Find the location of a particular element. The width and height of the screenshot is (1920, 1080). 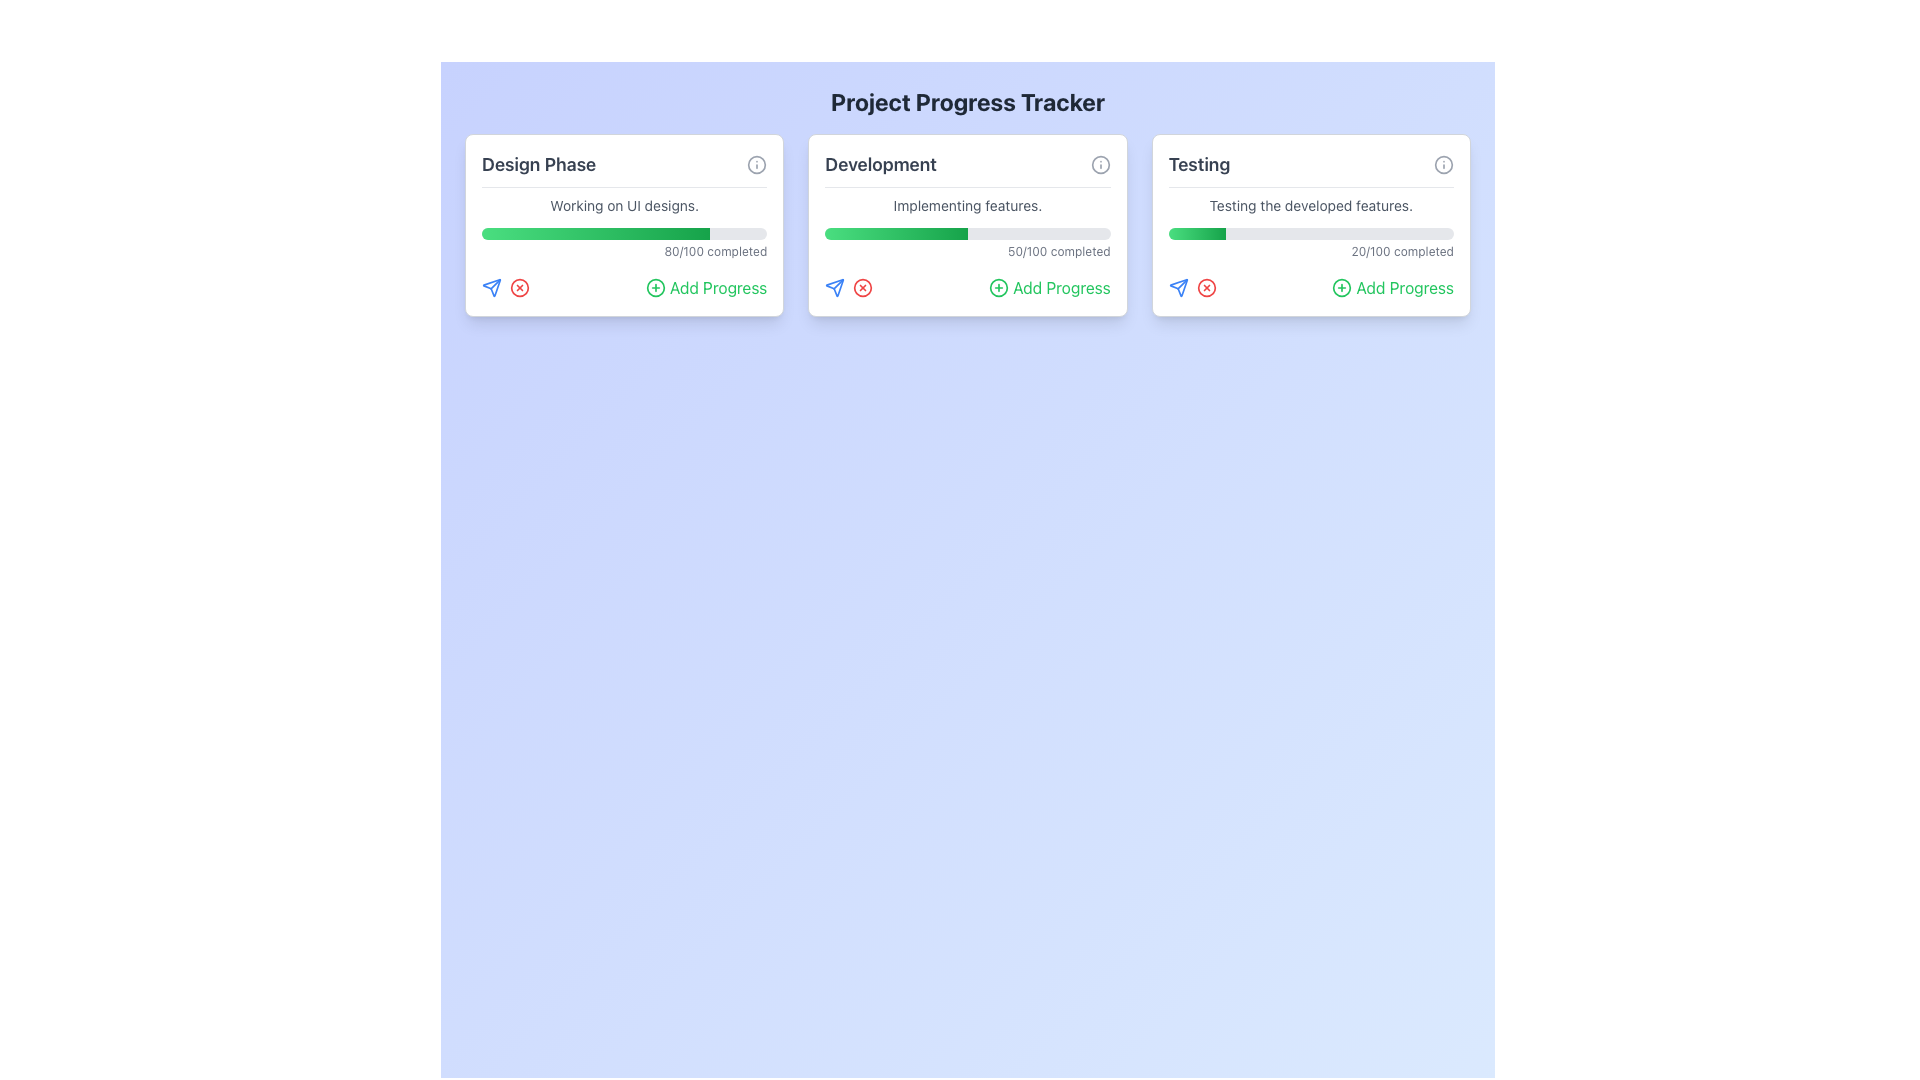

the 'Add Progress' button, which is a green text with an icon featuring a plus sign is located at coordinates (706, 288).